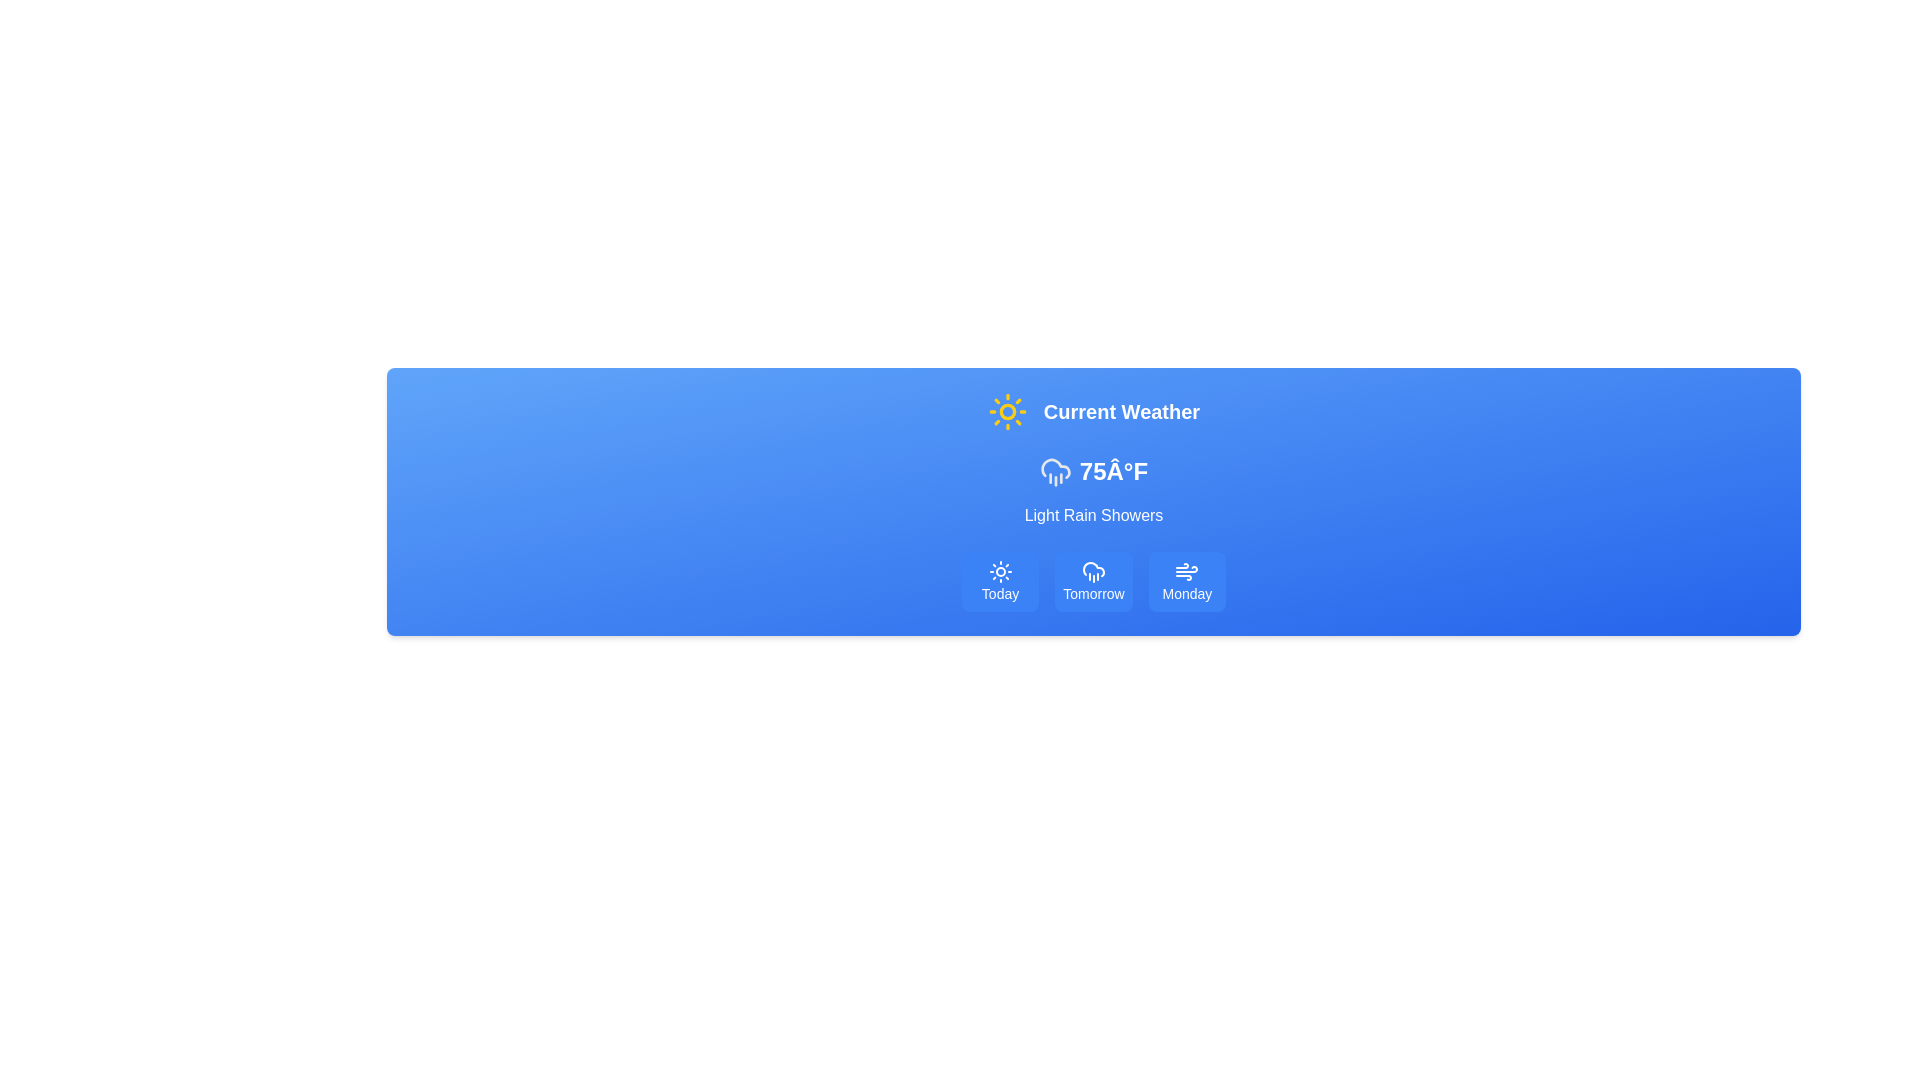  What do you see at coordinates (1093, 593) in the screenshot?
I see `the 'Tomorrow' text label, which is the second option in a row of three, located at the bottom-center of a card-like layout with a blue background` at bounding box center [1093, 593].